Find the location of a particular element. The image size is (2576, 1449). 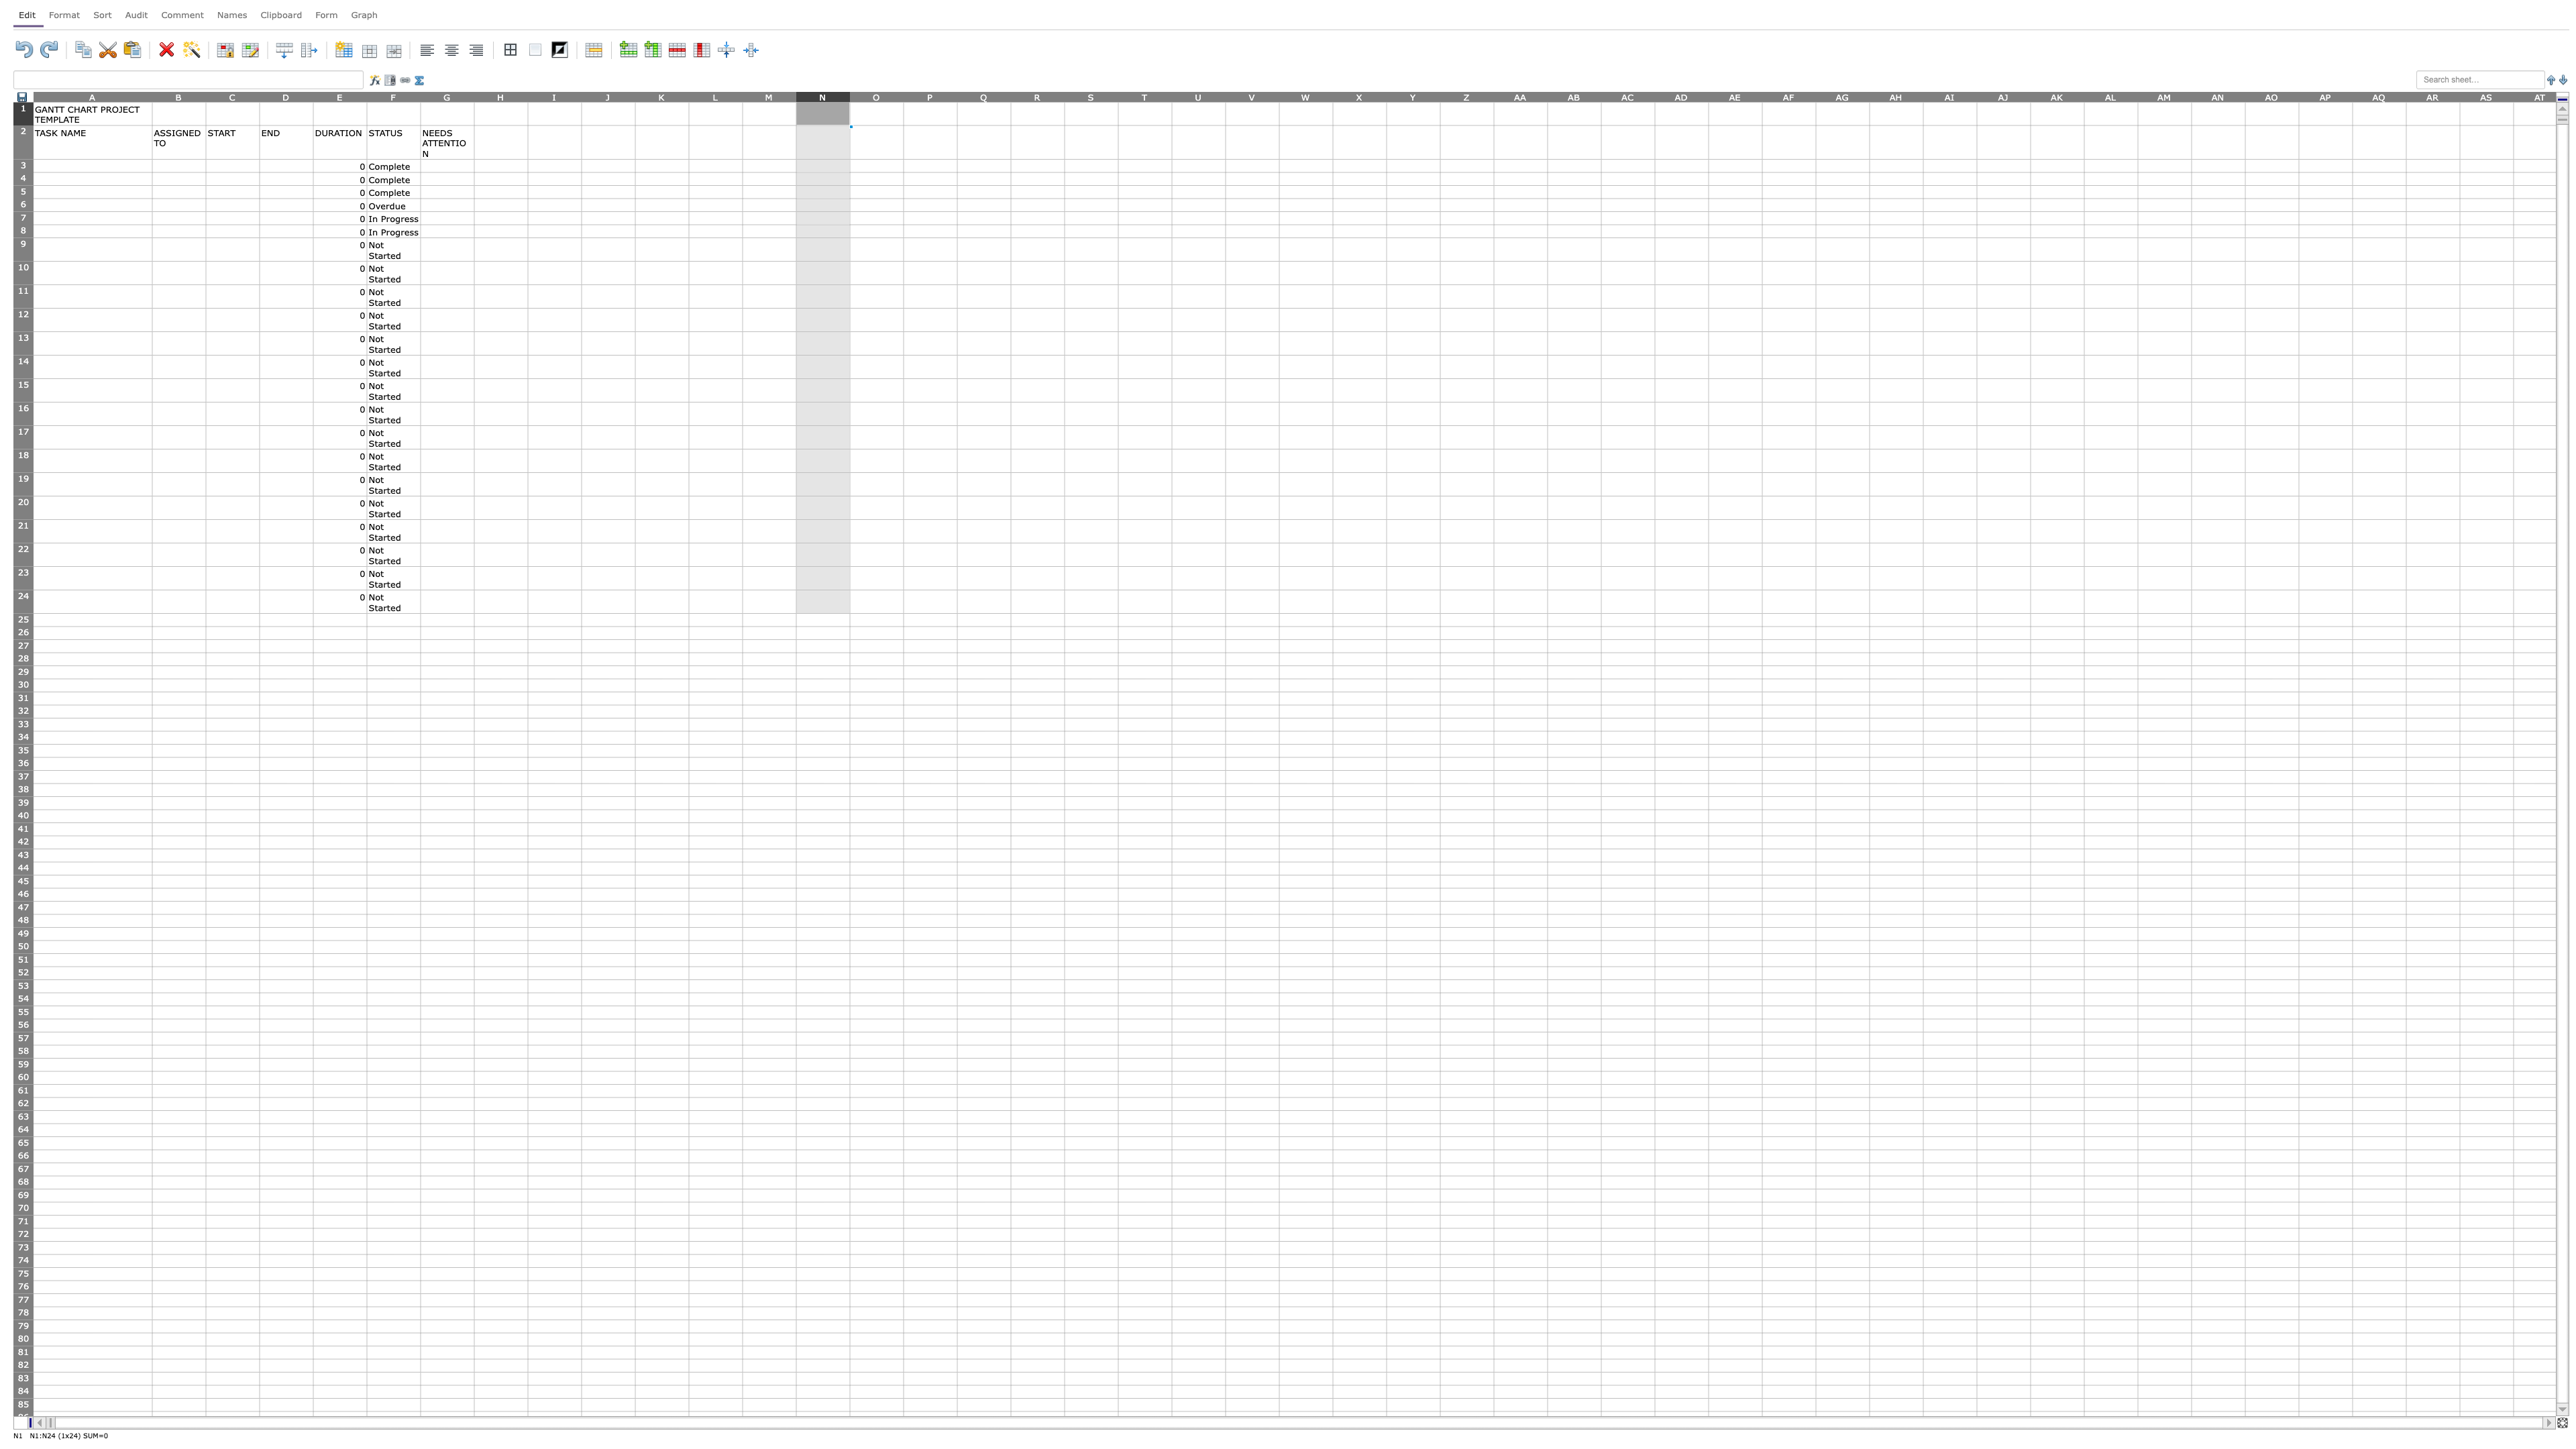

column O's right edge for resizing is located at coordinates (903, 95).